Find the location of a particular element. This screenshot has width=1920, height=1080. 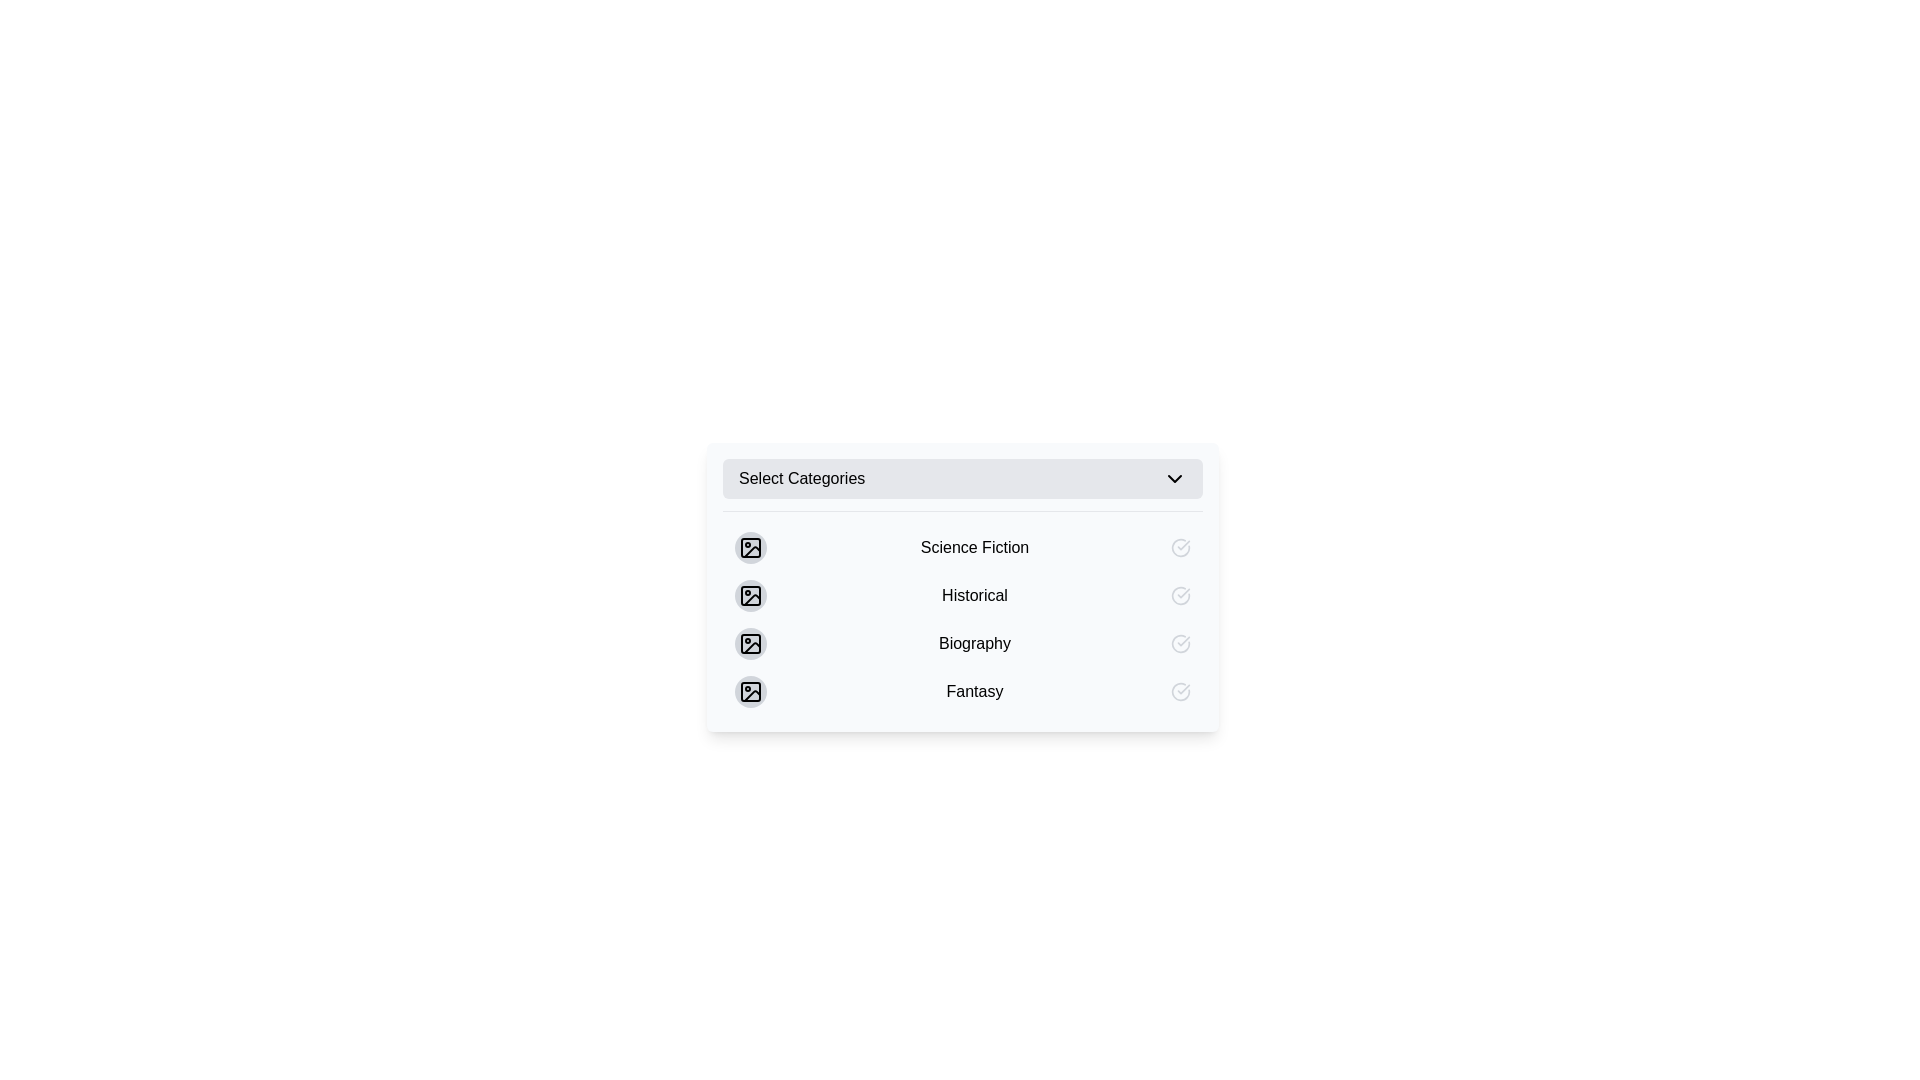

the Icon Button located to the left of the label text 'Historical' is located at coordinates (749, 595).